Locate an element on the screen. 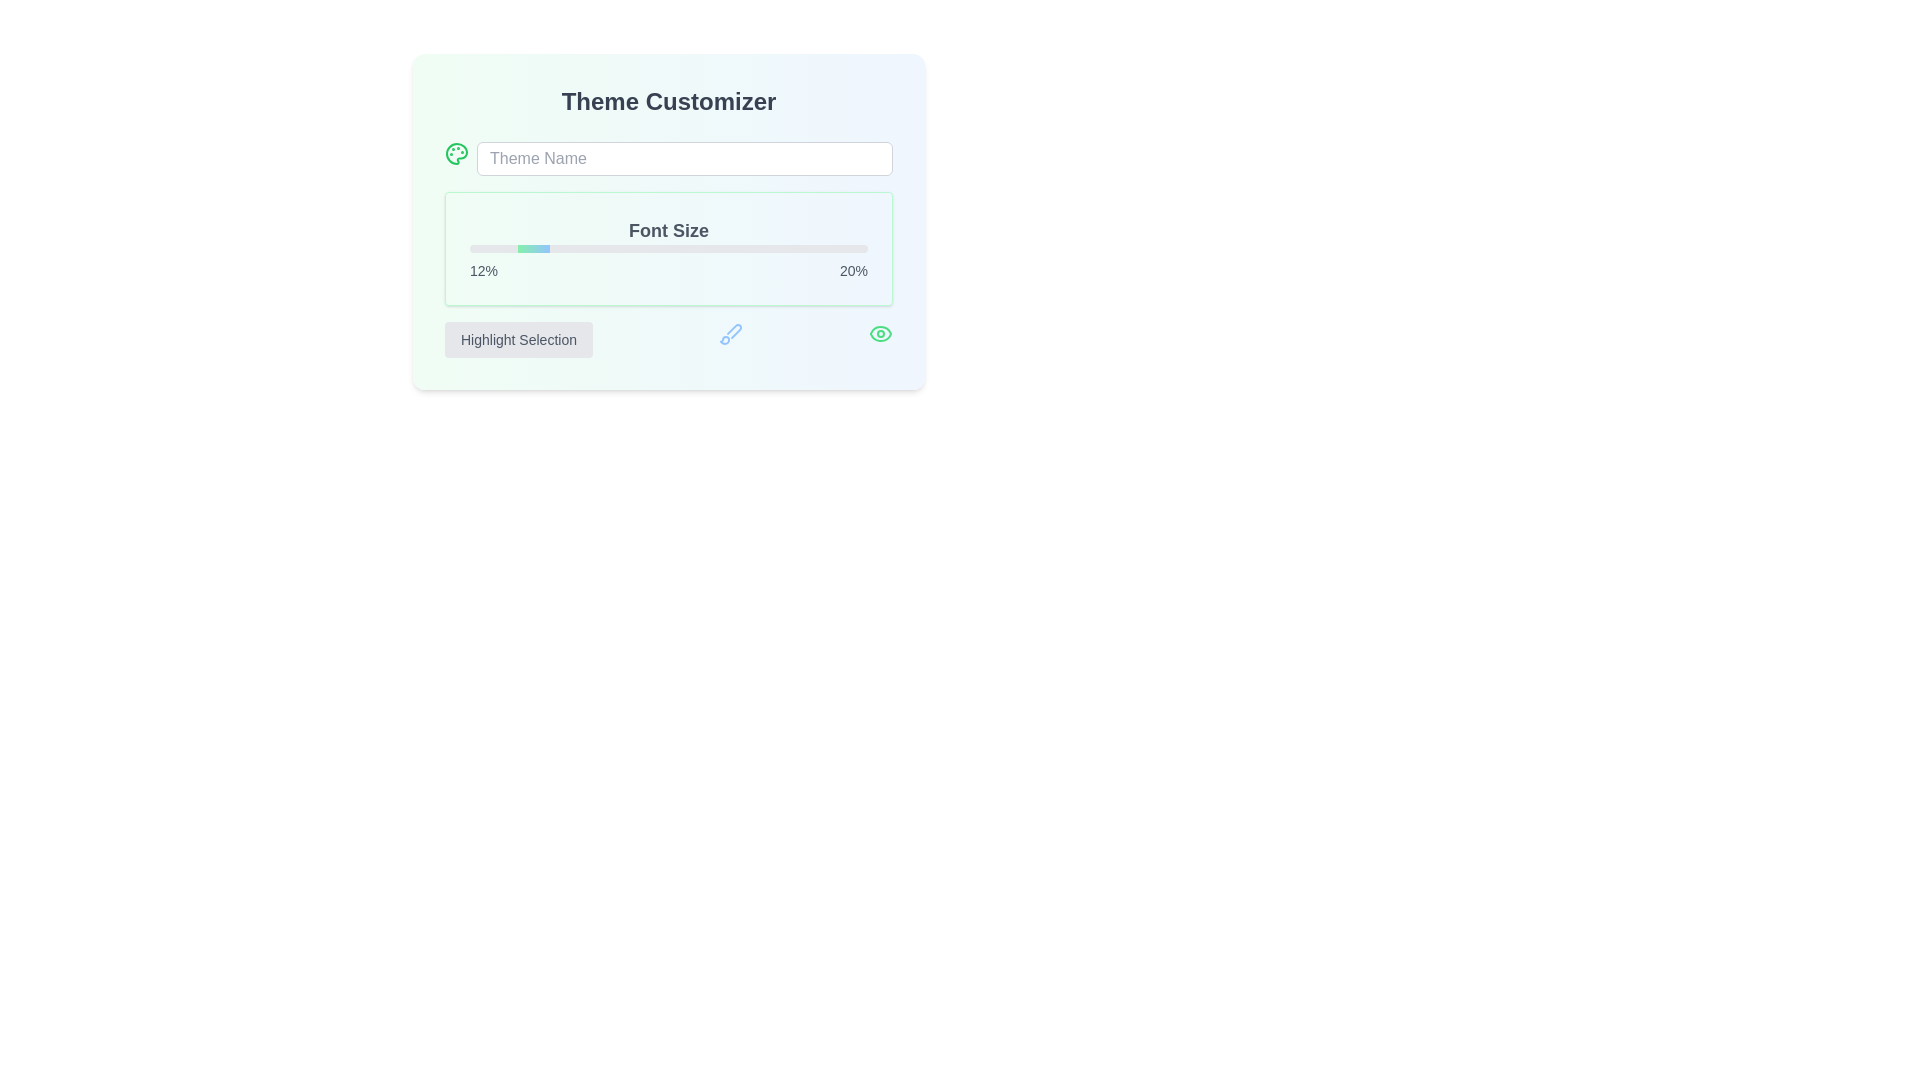 The height and width of the screenshot is (1080, 1920). the font size is located at coordinates (628, 248).